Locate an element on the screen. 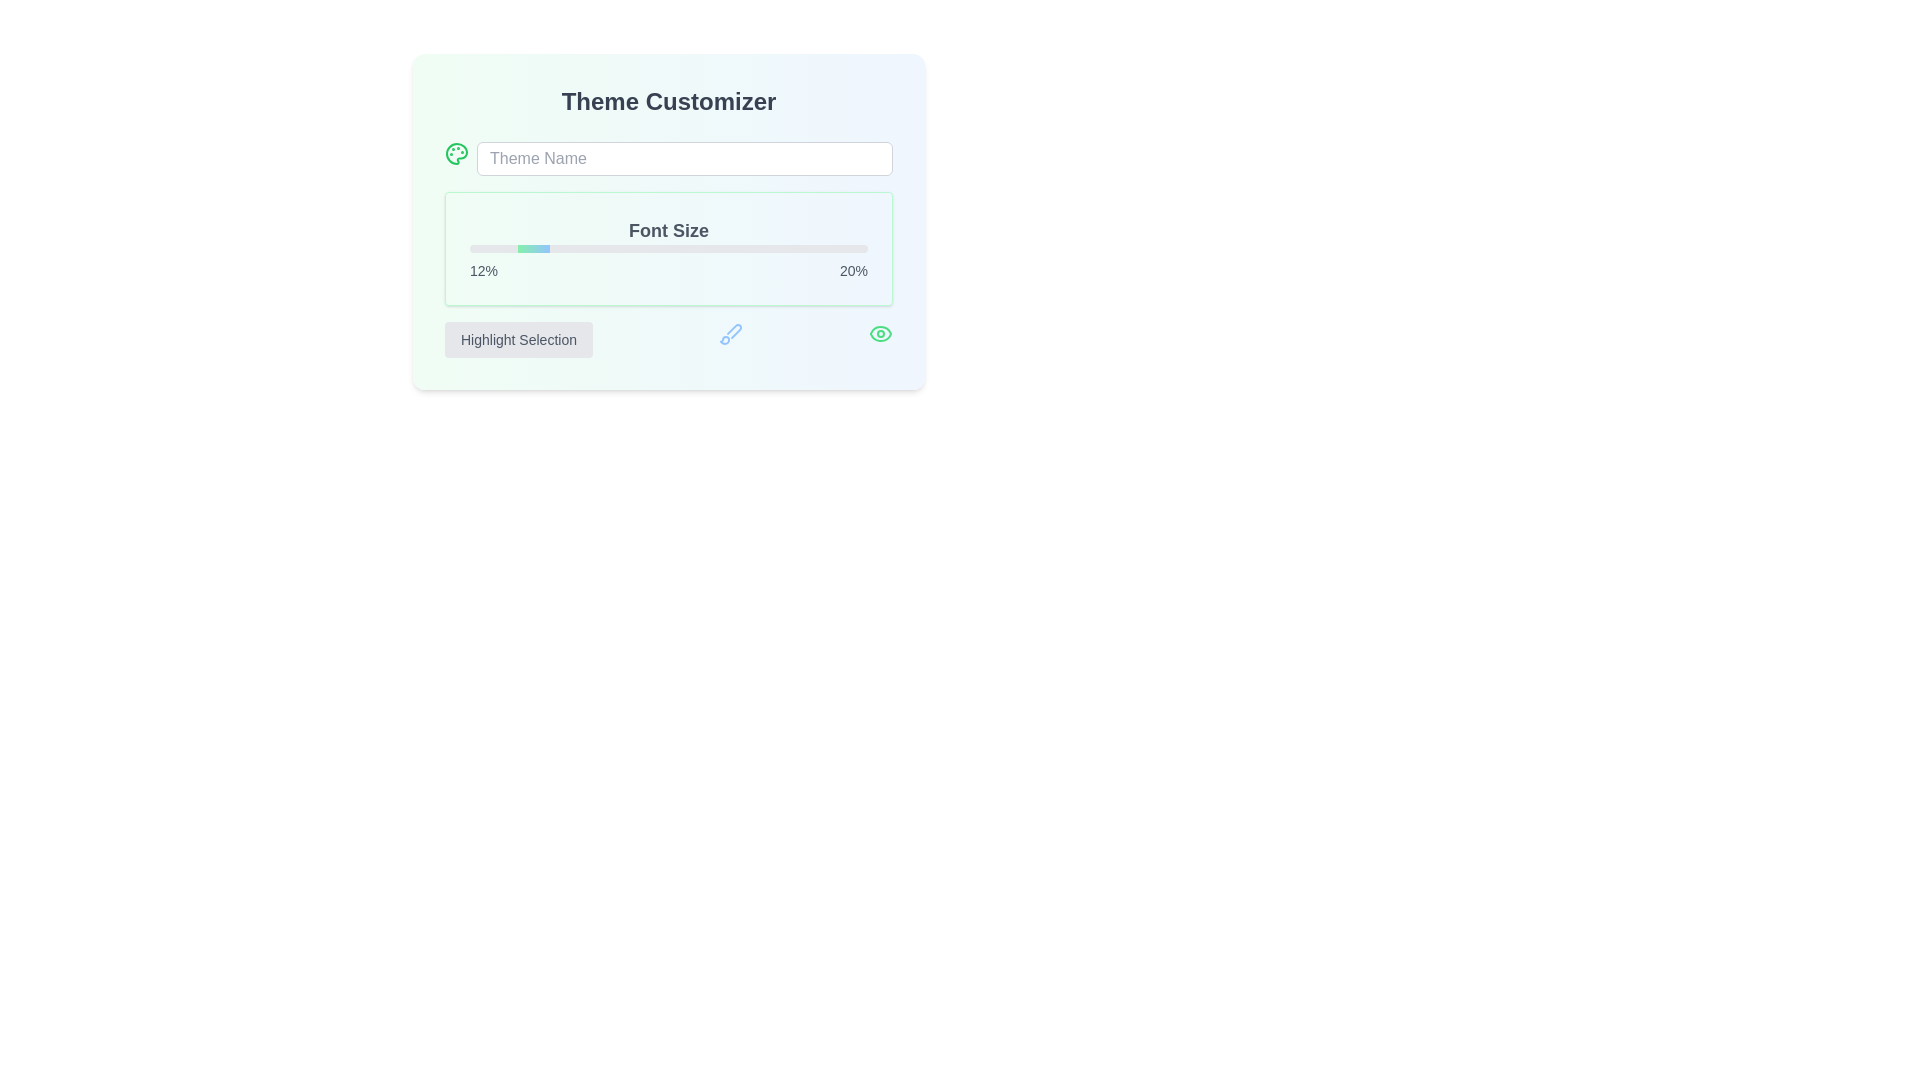 The height and width of the screenshot is (1080, 1920). the font size is located at coordinates (628, 248).